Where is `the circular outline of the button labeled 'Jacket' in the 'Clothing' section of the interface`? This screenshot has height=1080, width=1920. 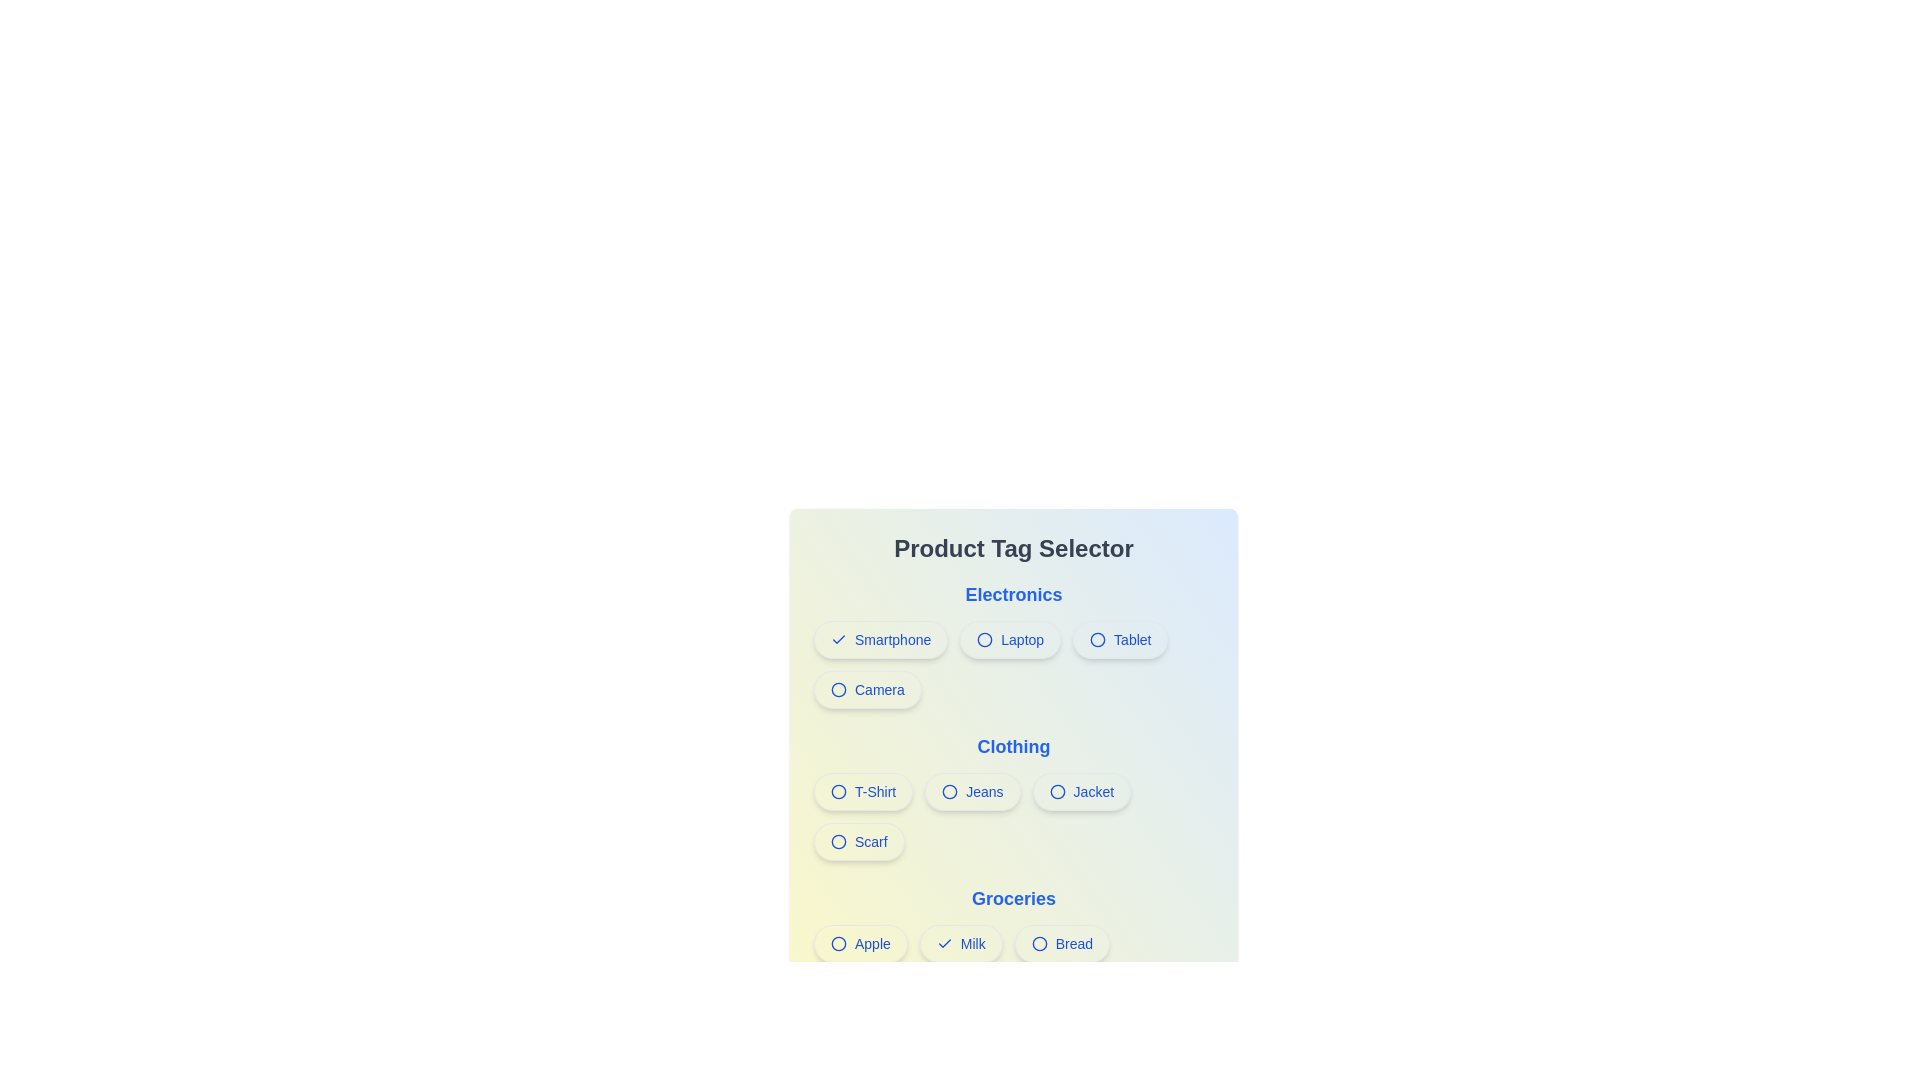
the circular outline of the button labeled 'Jacket' in the 'Clothing' section of the interface is located at coordinates (1056, 790).